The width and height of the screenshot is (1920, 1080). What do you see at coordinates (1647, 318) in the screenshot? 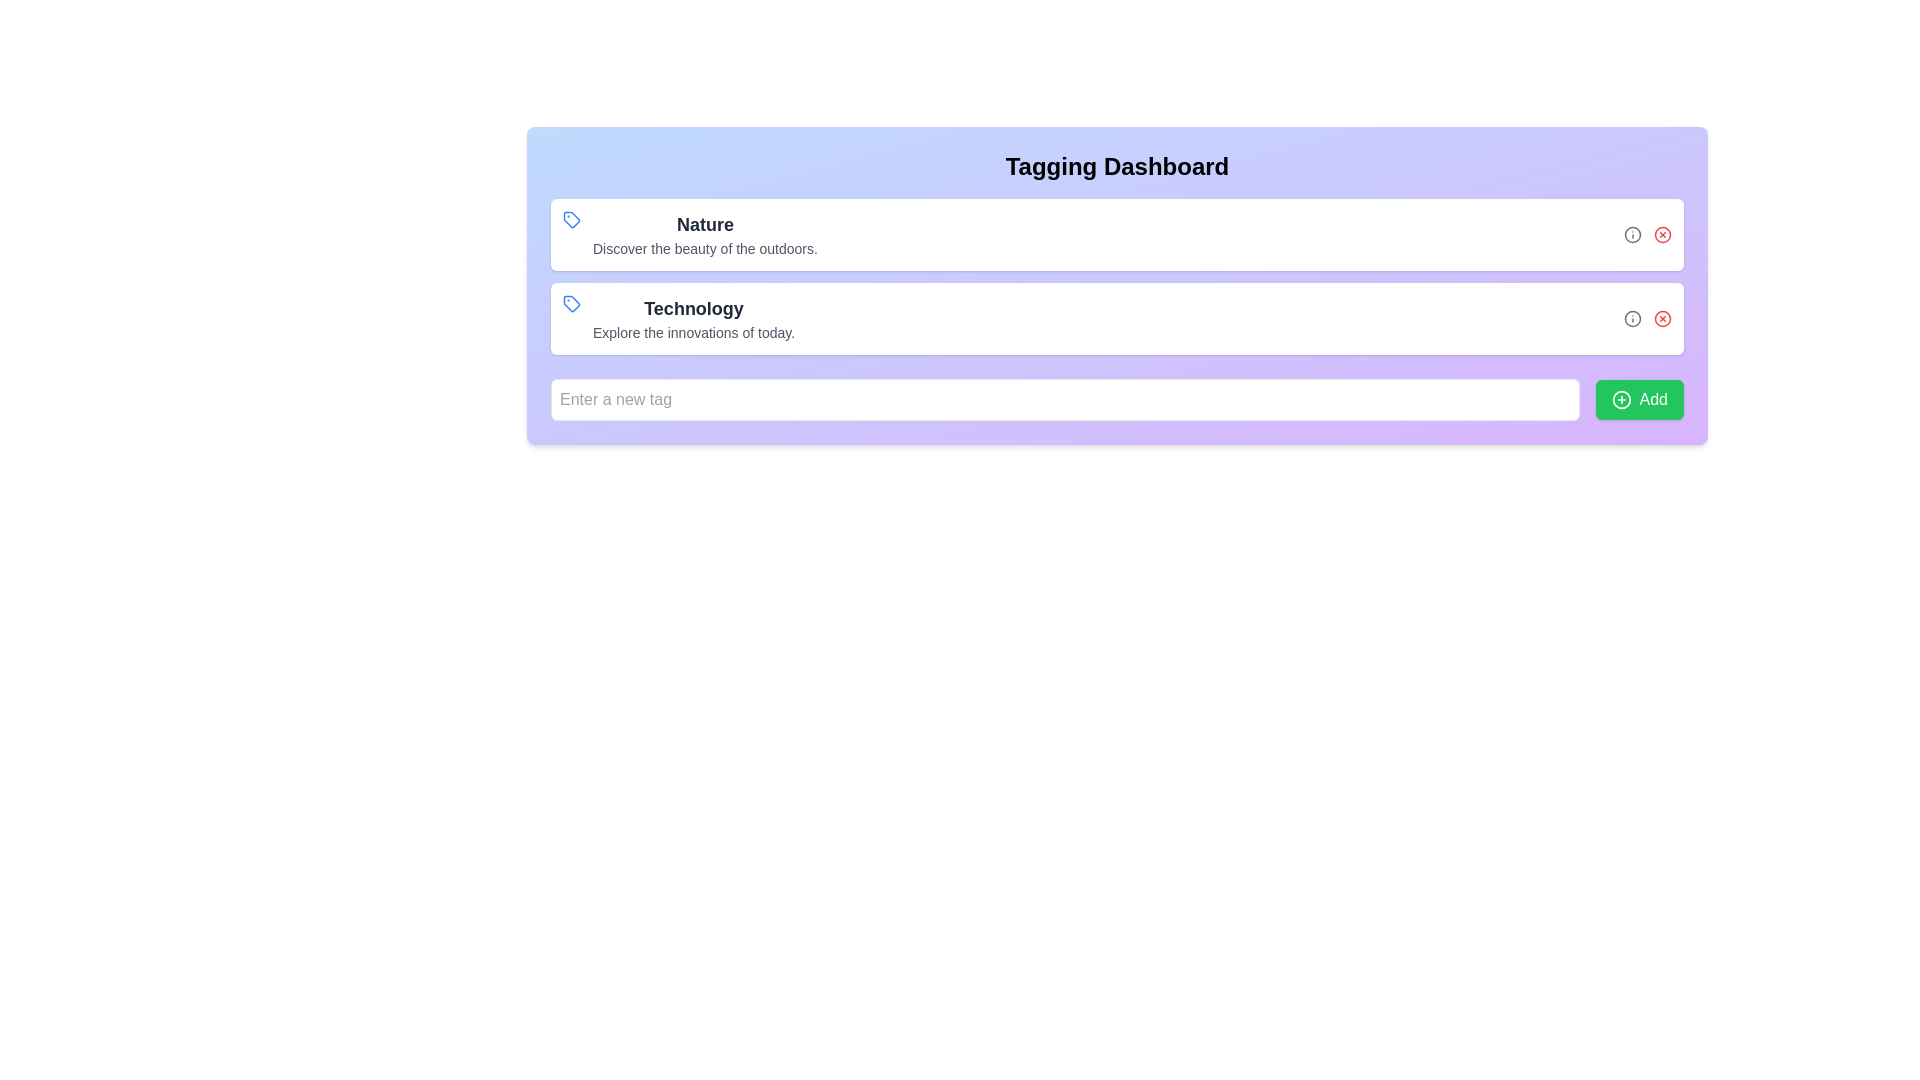
I see `the cross icon located to the far right of the 'Technology' description text in the Control Group` at bounding box center [1647, 318].